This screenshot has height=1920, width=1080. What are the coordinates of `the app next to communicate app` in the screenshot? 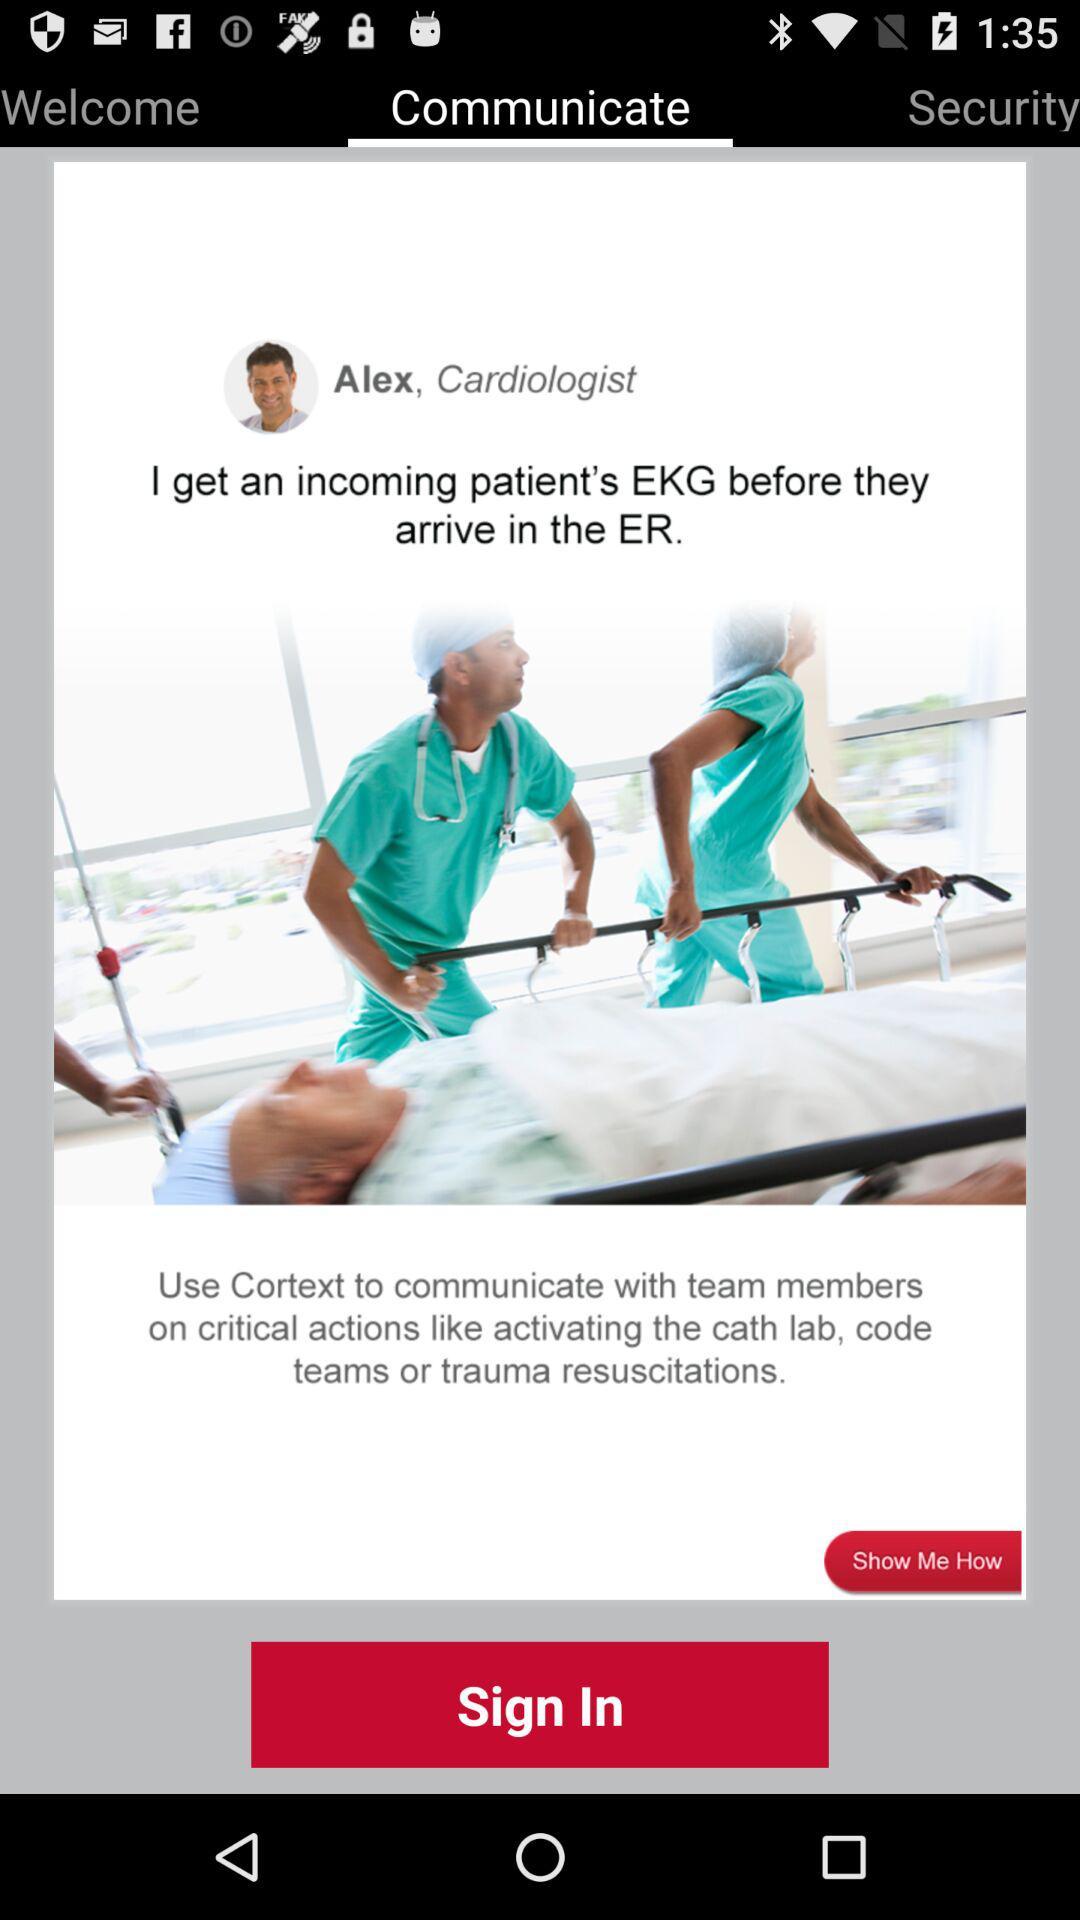 It's located at (993, 101).